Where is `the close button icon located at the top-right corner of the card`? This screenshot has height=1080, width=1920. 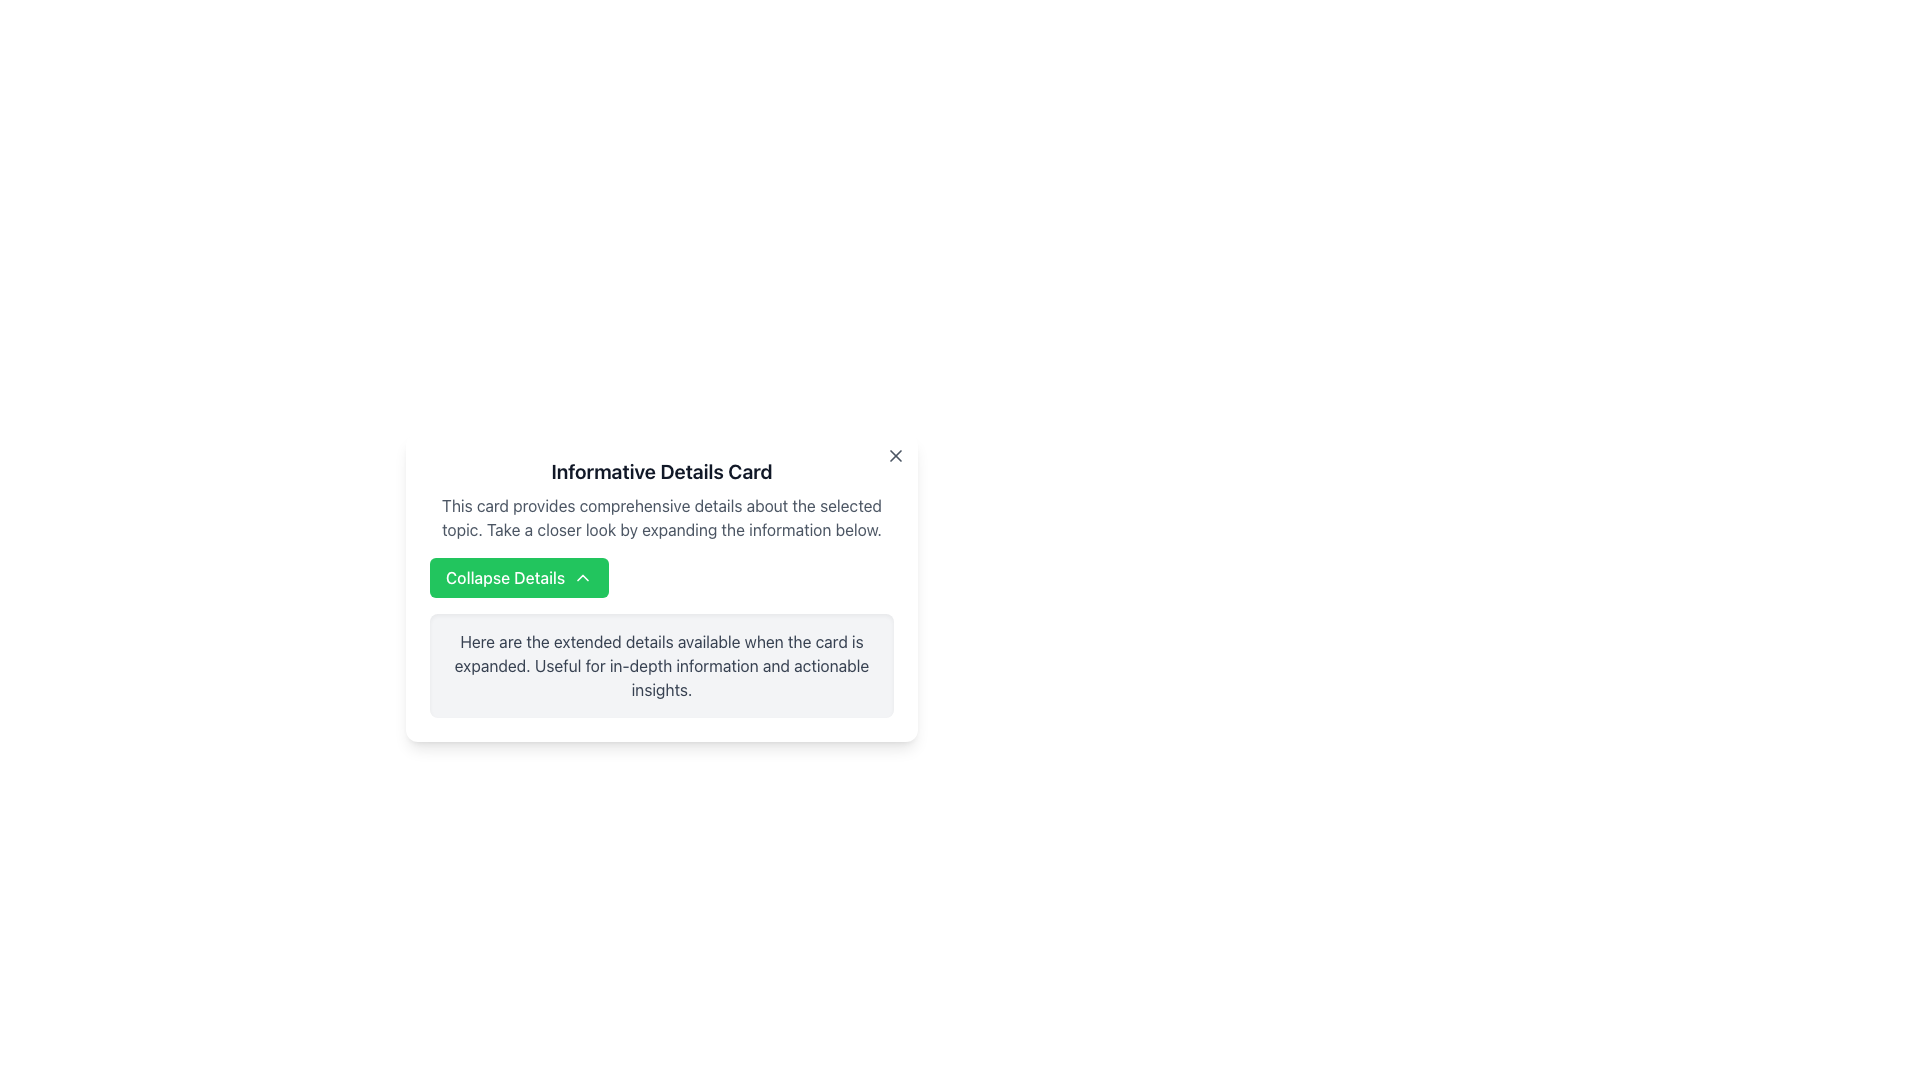 the close button icon located at the top-right corner of the card is located at coordinates (895, 455).